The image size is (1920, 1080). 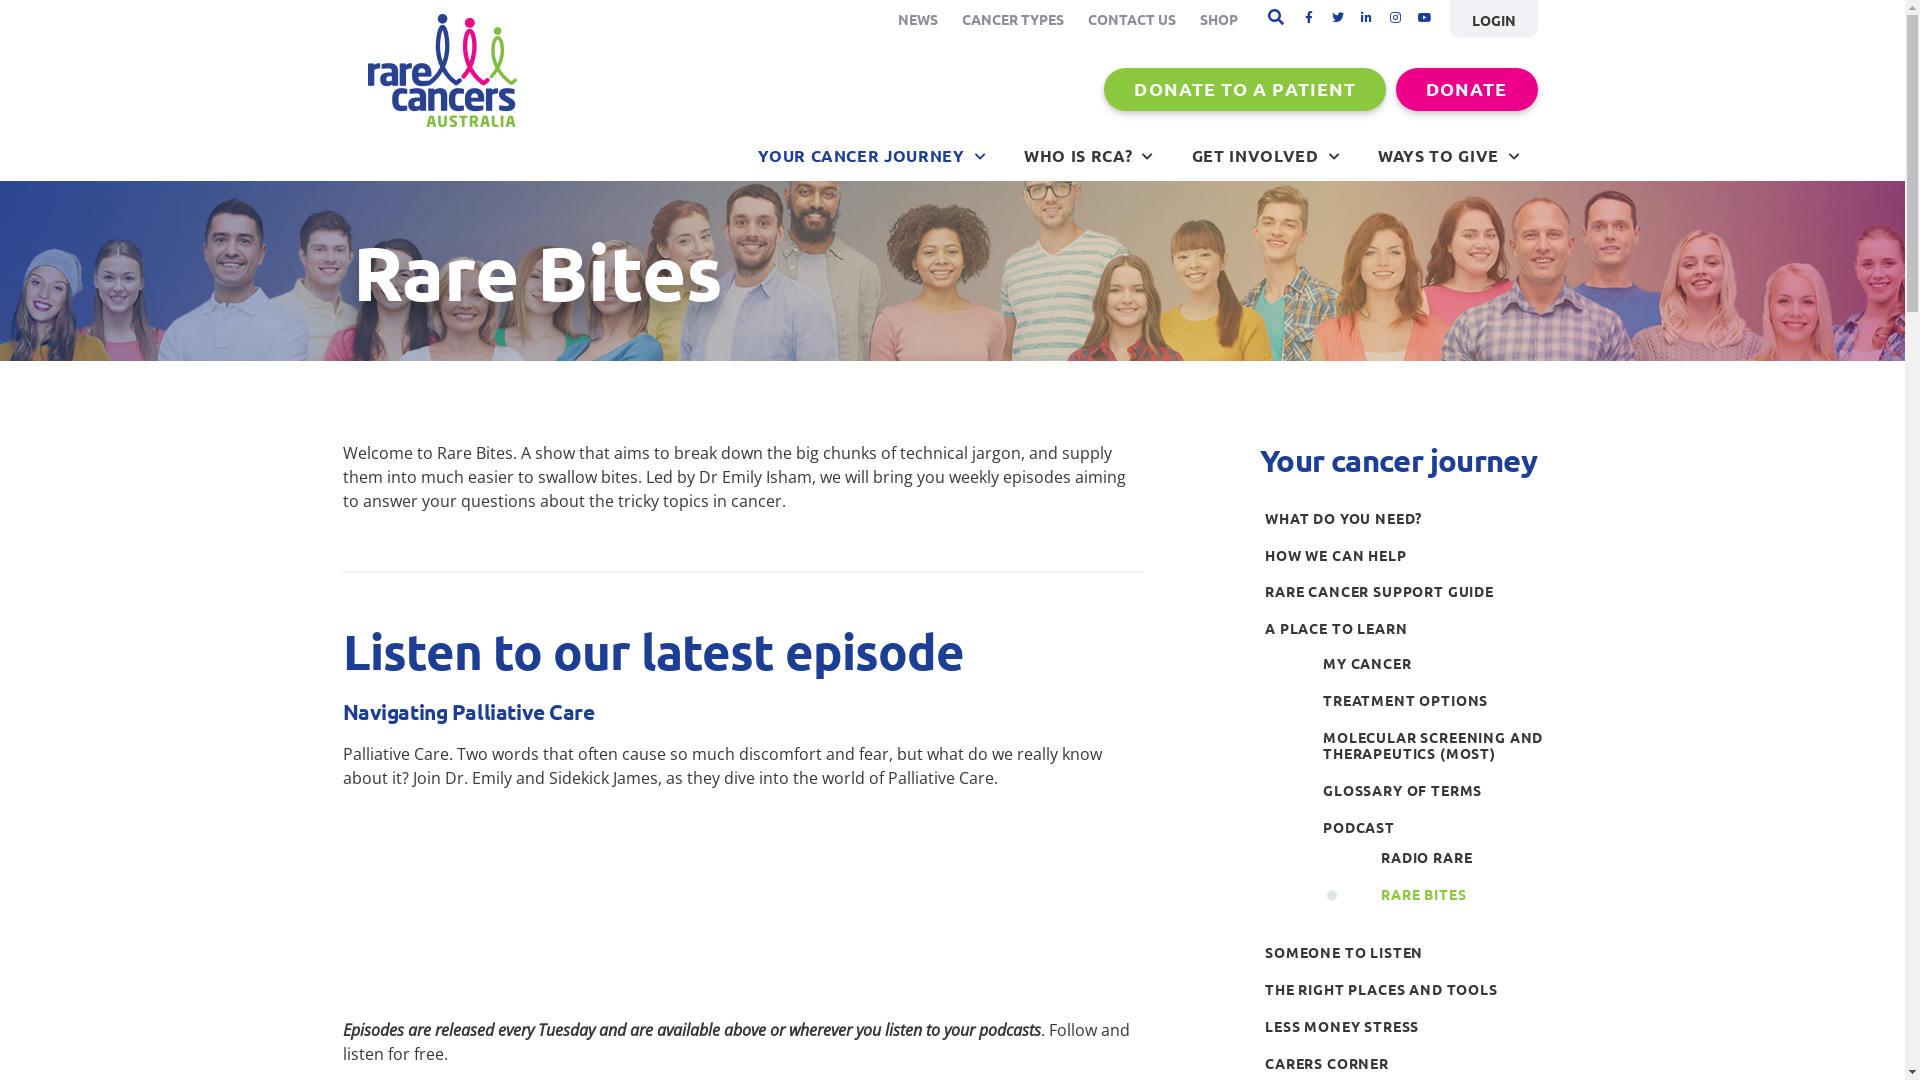 I want to click on 'SOMEONE TO LISTEN', so click(x=1405, y=951).